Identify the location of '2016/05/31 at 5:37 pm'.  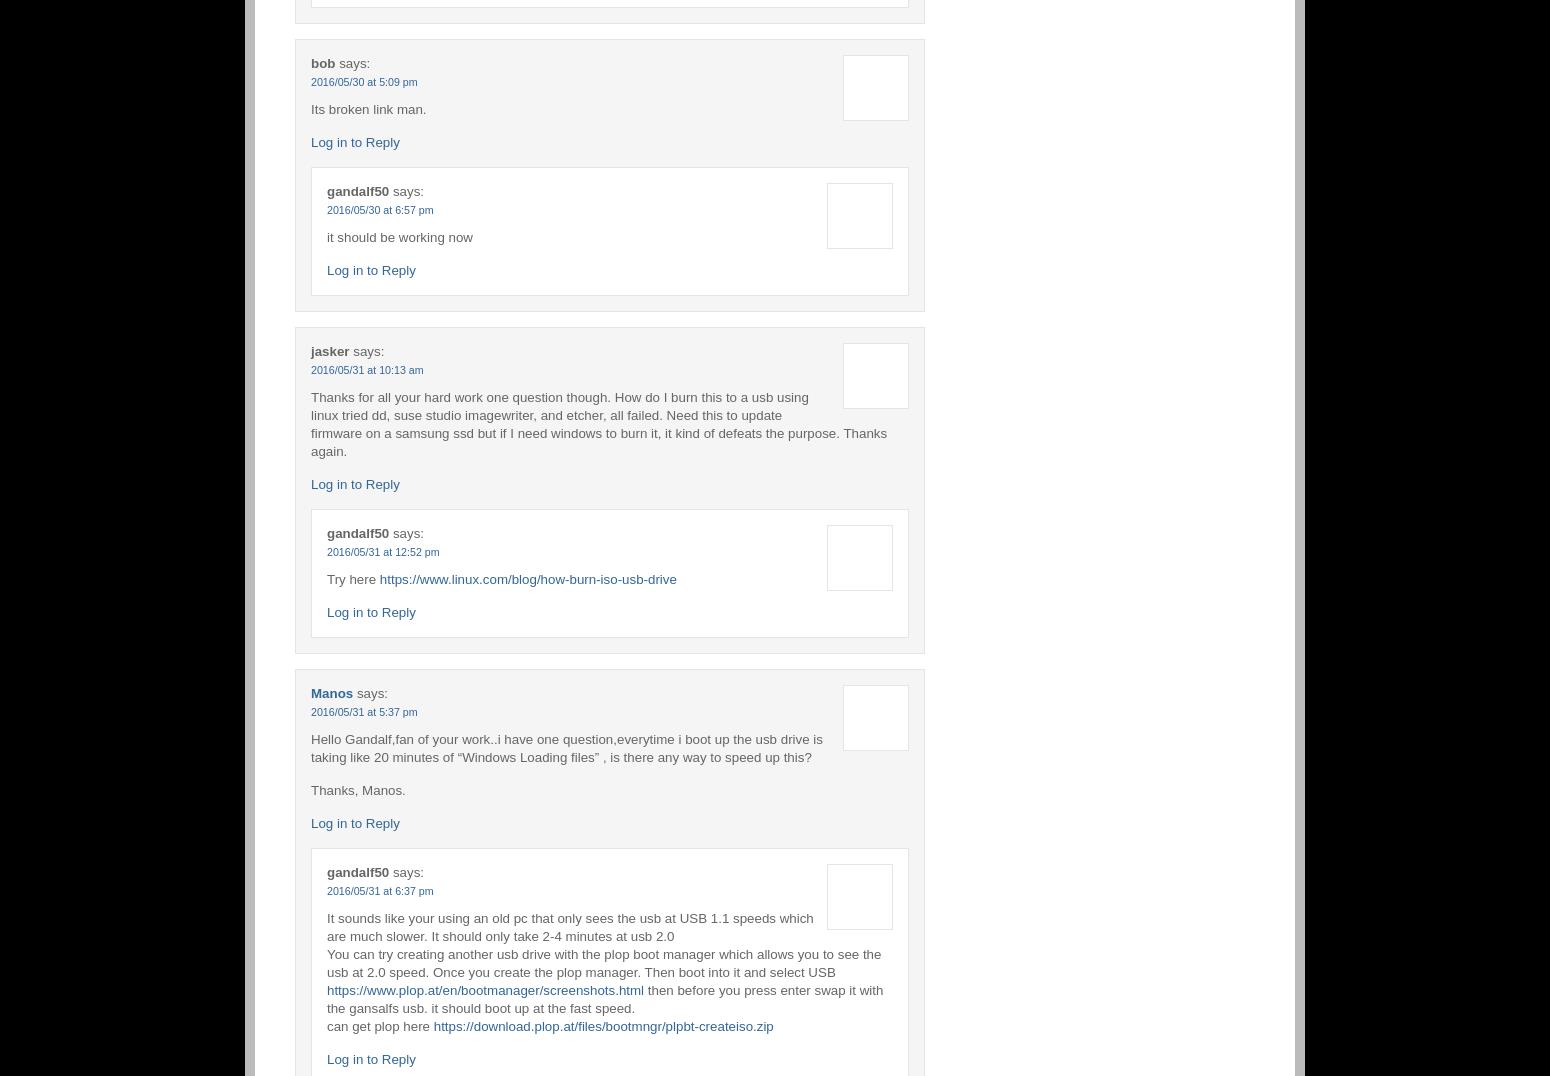
(362, 711).